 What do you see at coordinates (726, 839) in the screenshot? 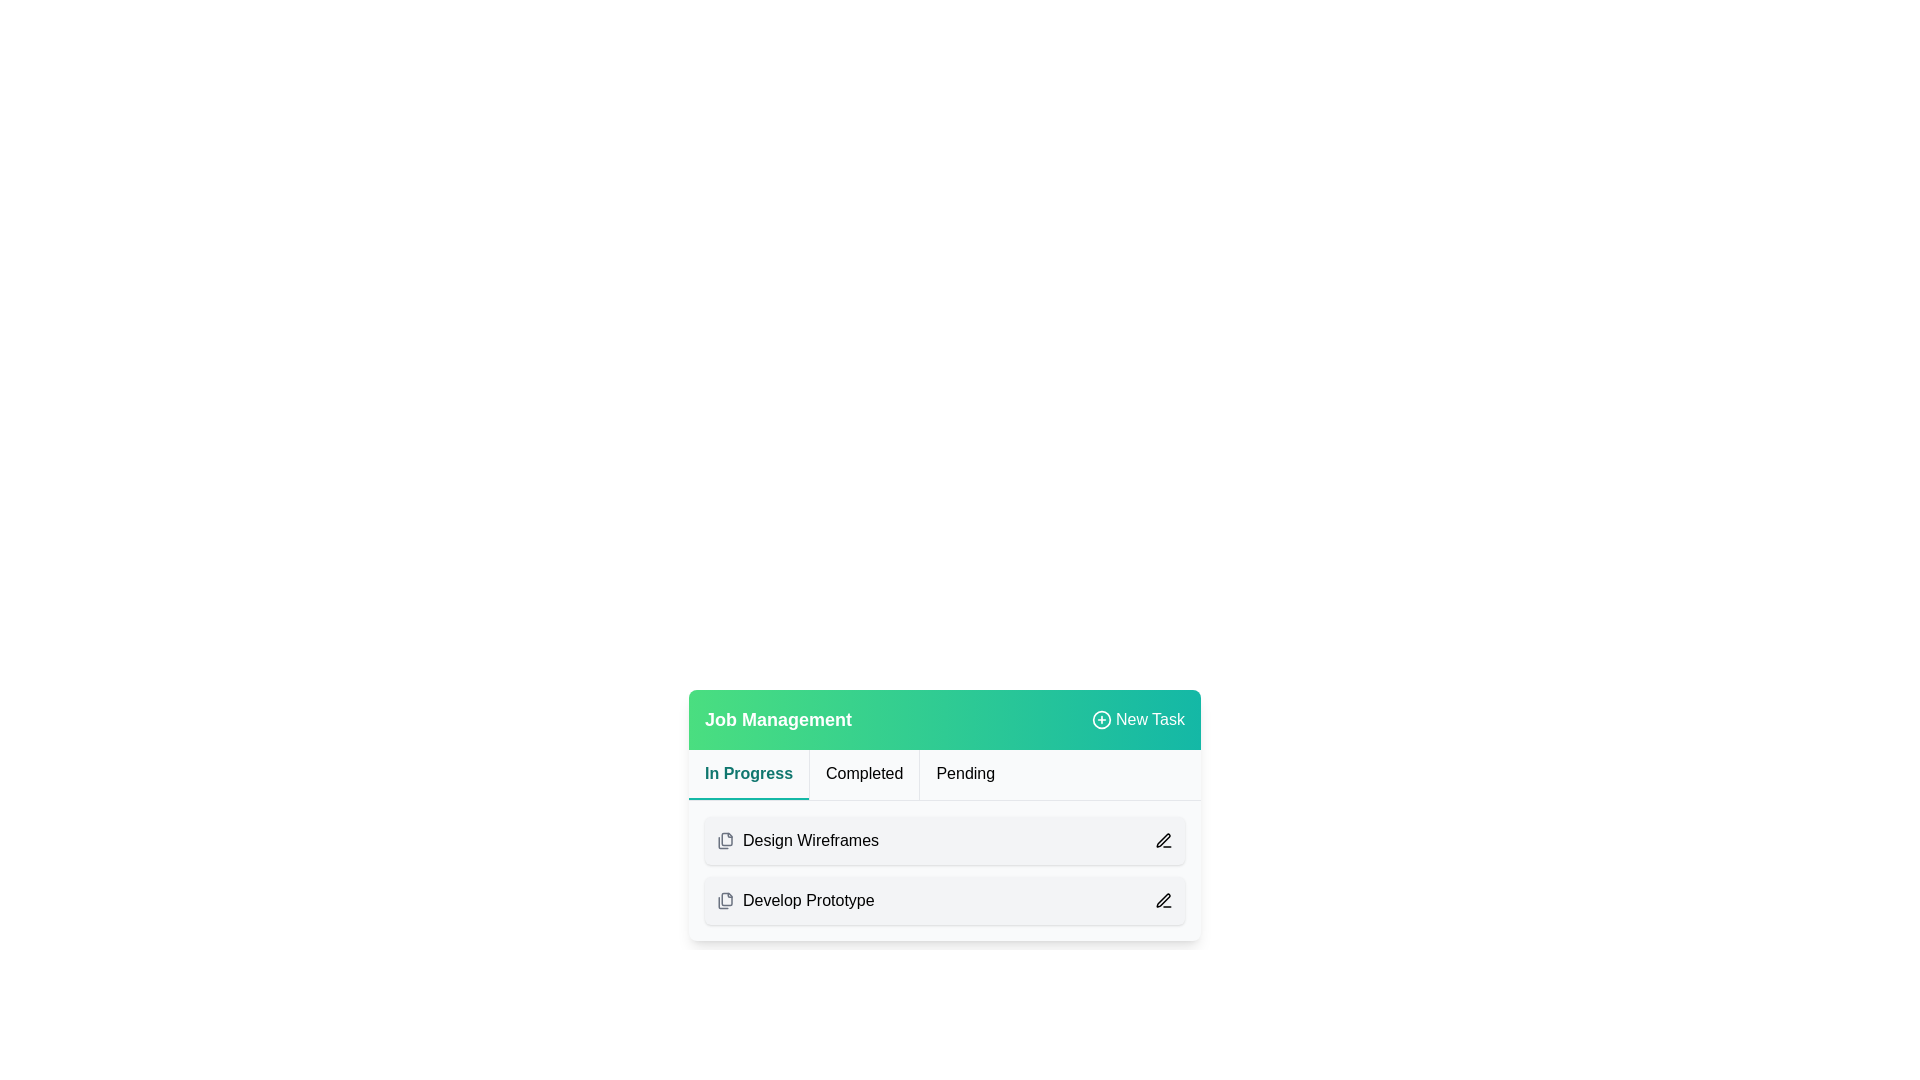
I see `the decorative icon representing the 'Develop Prototype' task located in the second row of the 'In Progress' tab under 'Job Management'` at bounding box center [726, 839].